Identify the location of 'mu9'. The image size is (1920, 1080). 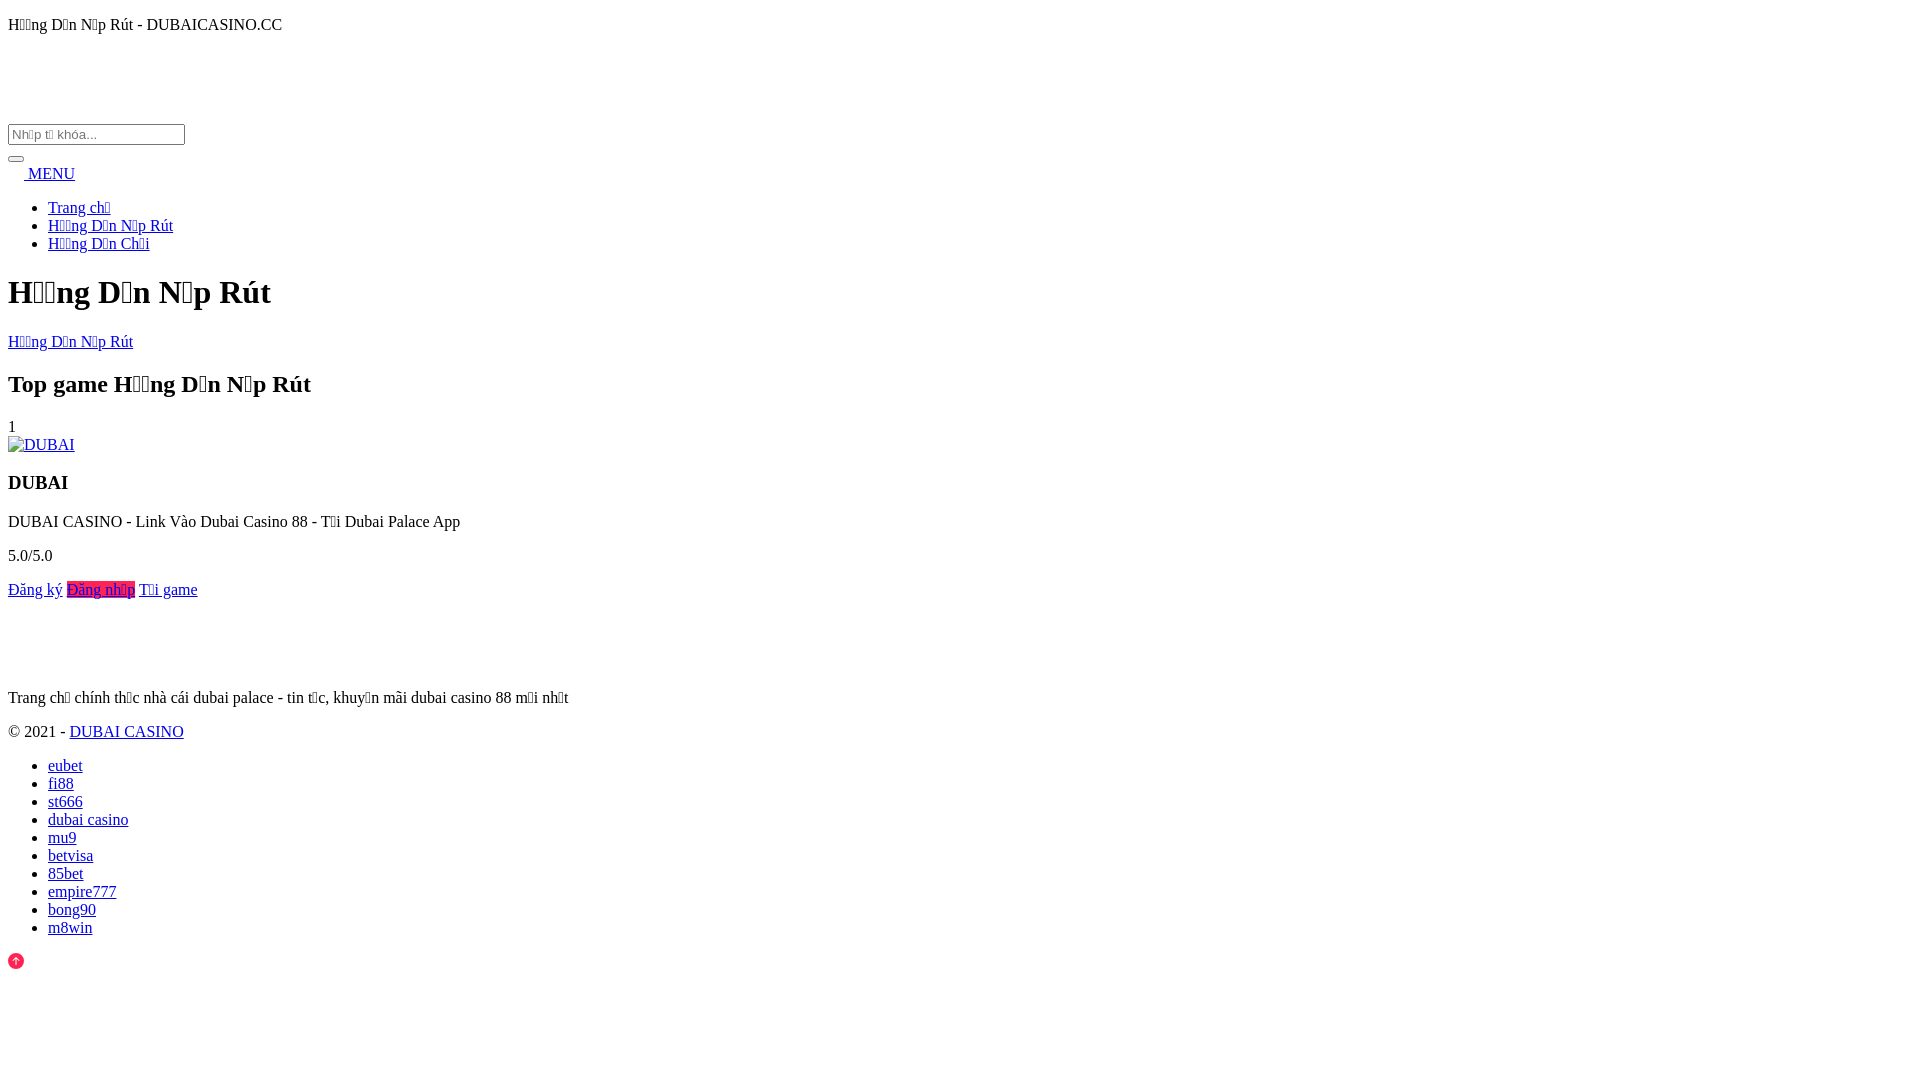
(48, 837).